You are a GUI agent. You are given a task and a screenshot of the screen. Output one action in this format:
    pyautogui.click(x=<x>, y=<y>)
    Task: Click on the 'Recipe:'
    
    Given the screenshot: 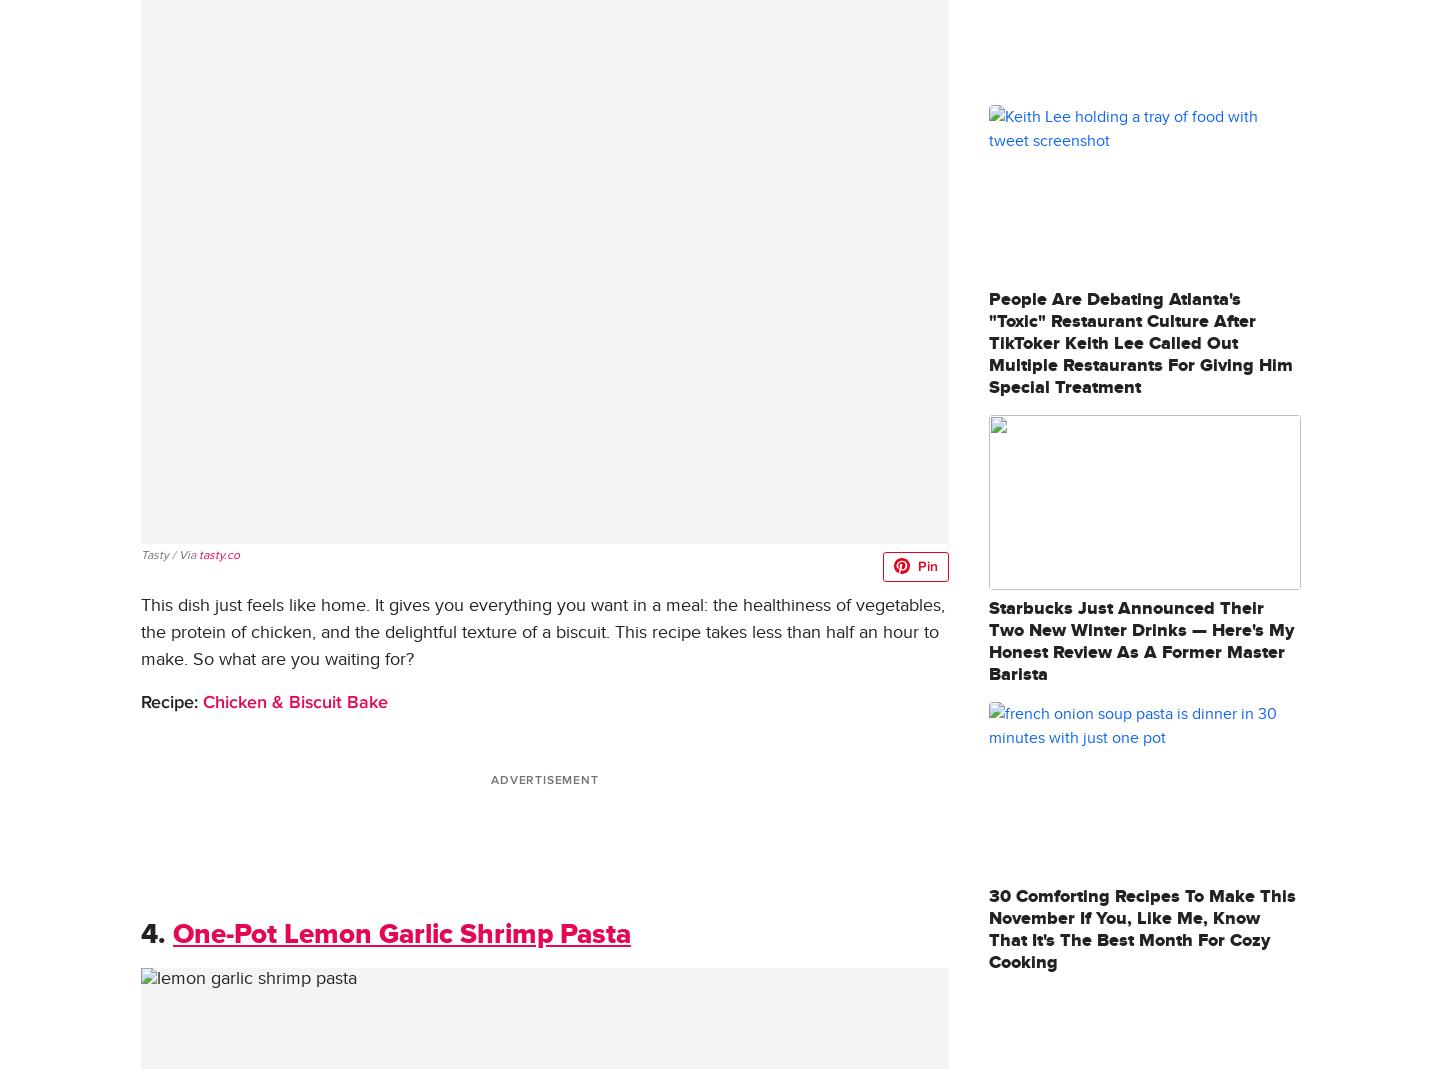 What is the action you would take?
    pyautogui.click(x=168, y=700)
    